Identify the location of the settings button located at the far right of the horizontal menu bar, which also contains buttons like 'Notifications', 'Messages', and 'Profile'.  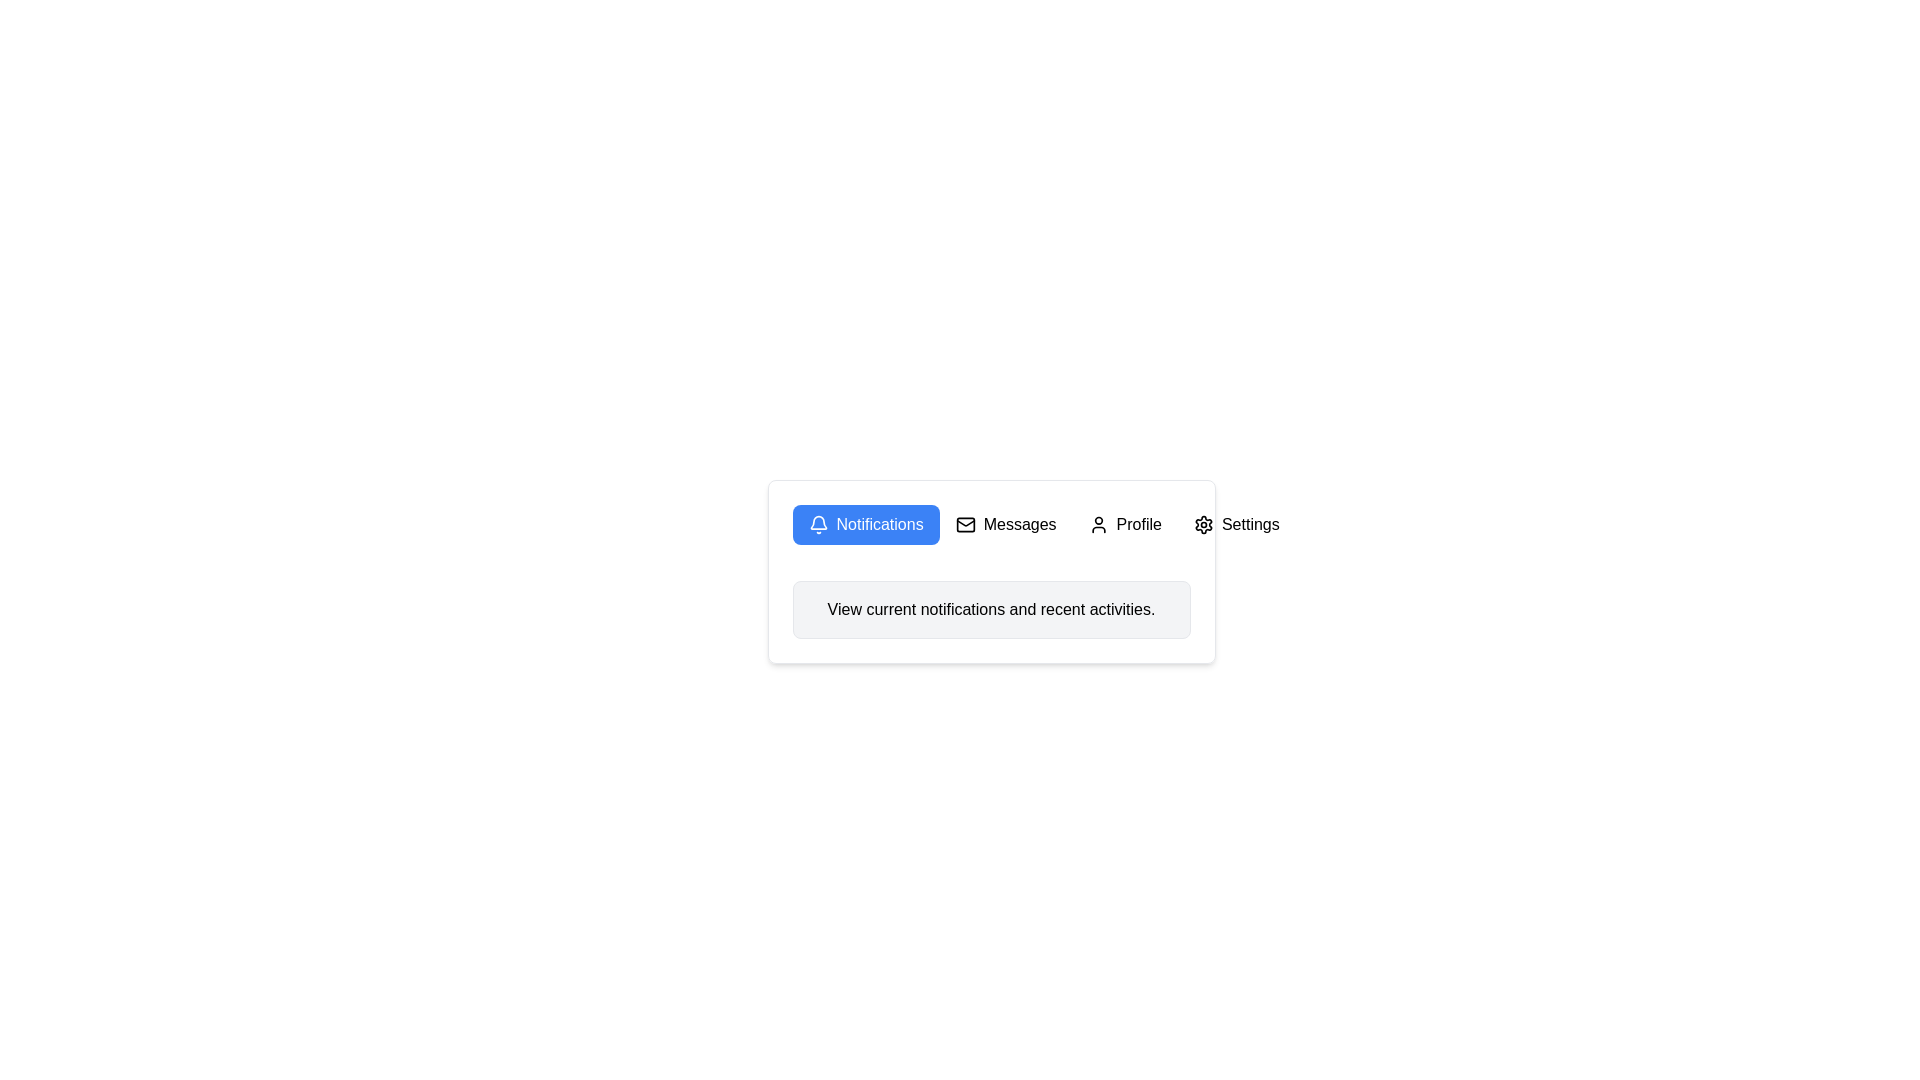
(1235, 523).